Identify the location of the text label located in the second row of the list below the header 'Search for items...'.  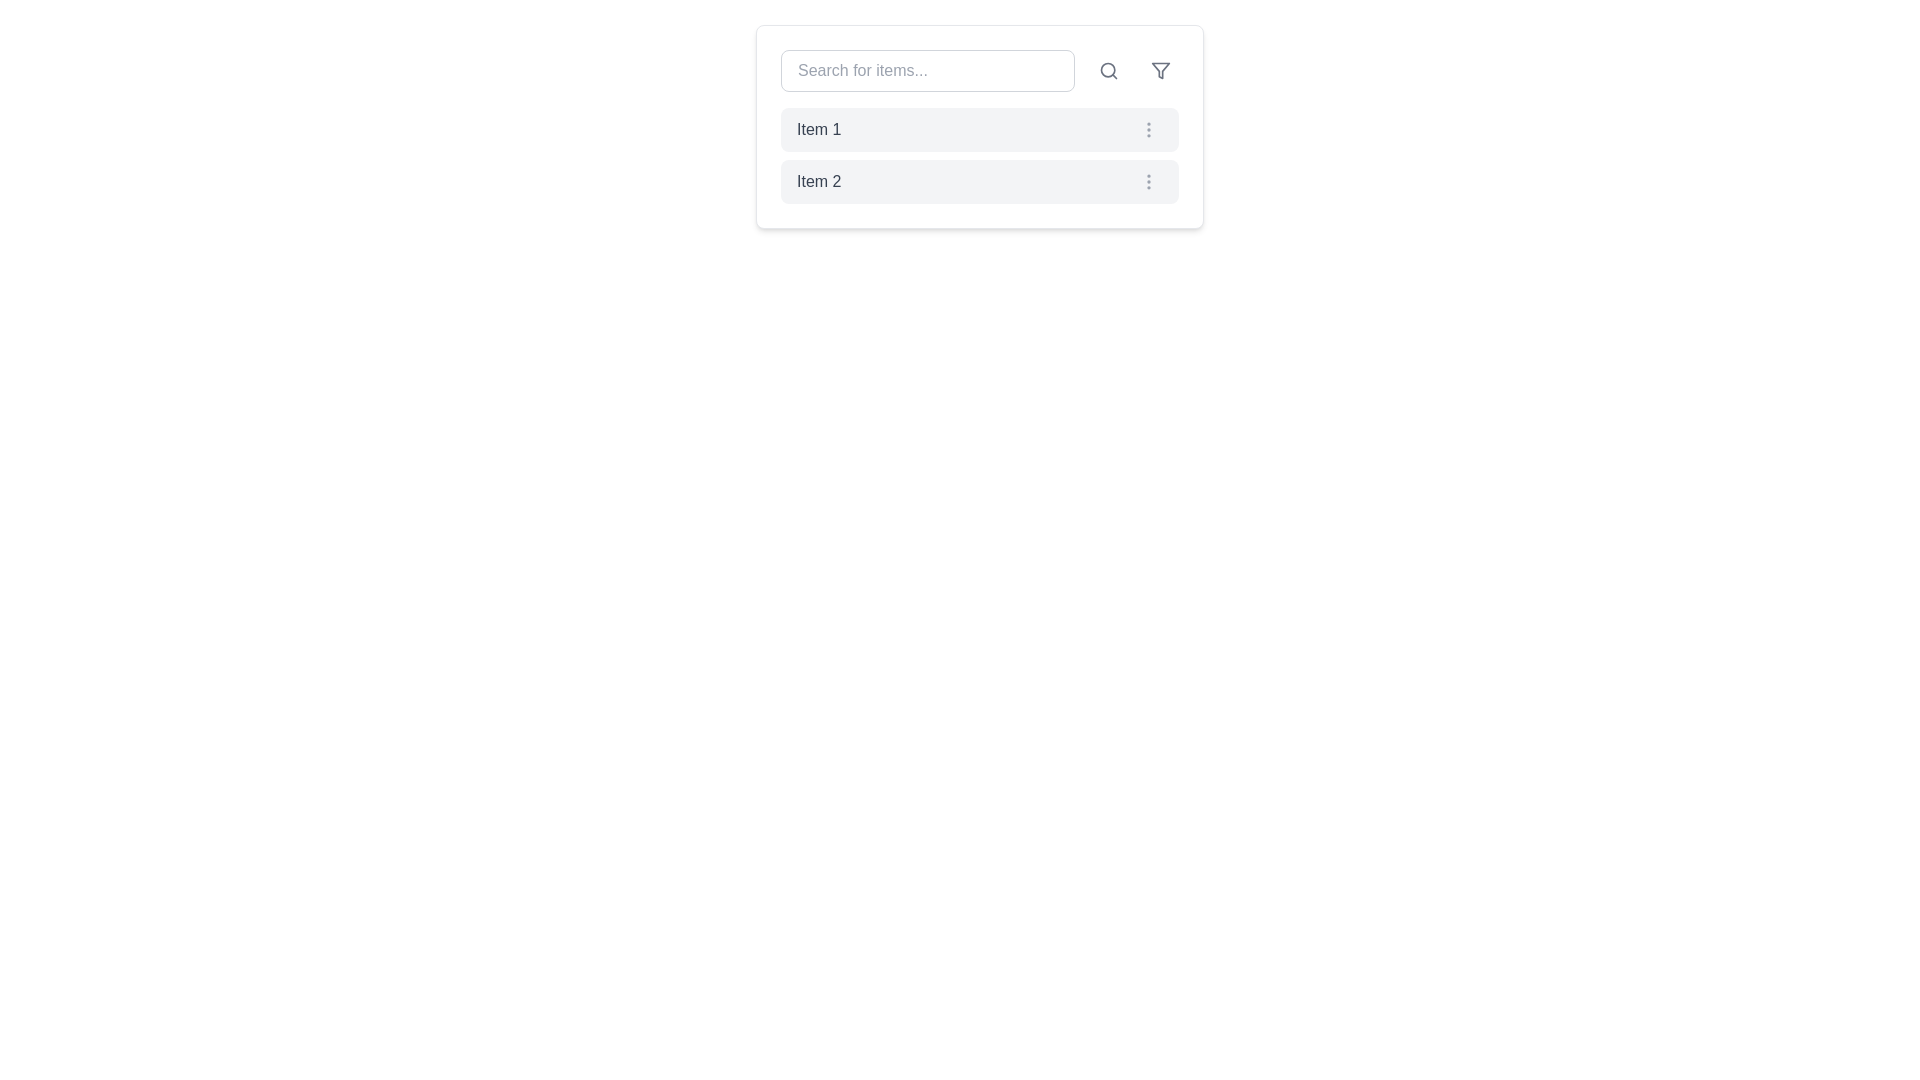
(819, 181).